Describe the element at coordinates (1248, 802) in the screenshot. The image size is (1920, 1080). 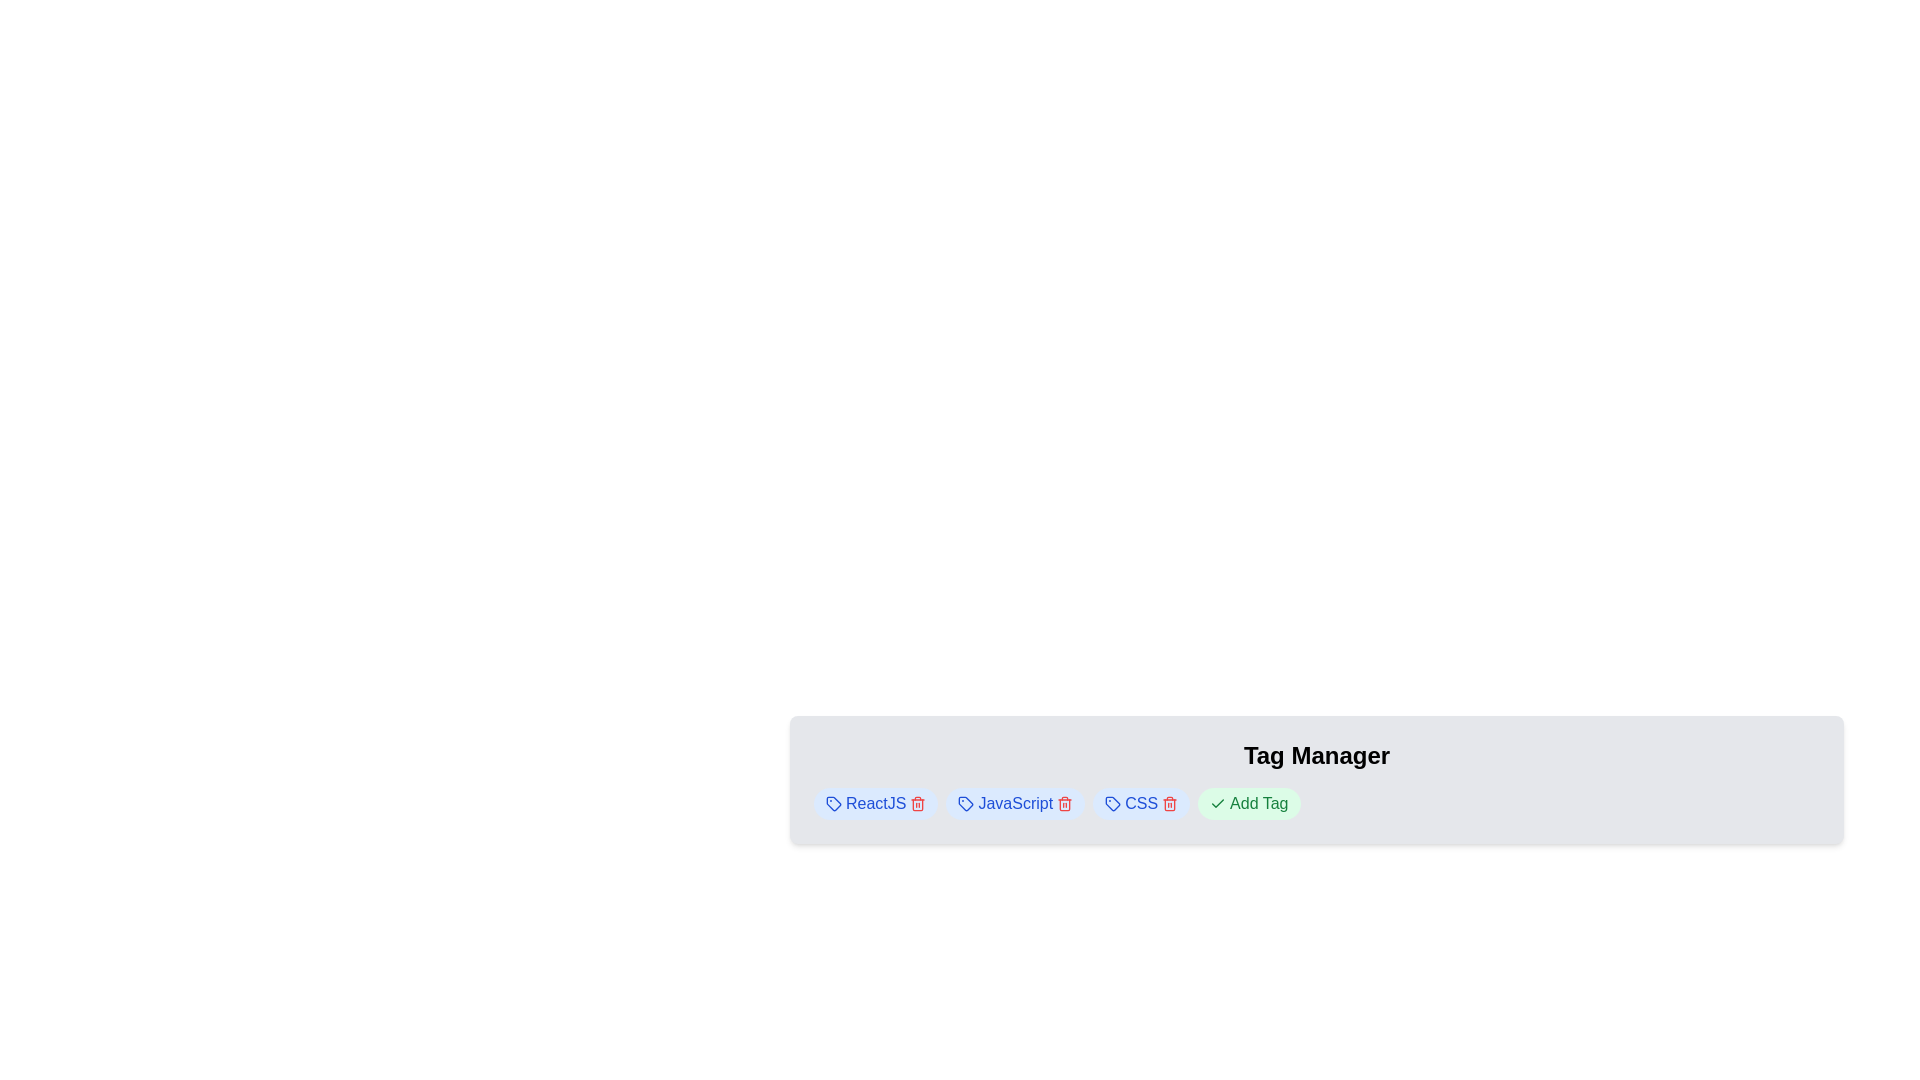
I see `the 'Add Tag' button in the 'Tag Manager' section, which is located to the right of the 'CSS' tag` at that location.